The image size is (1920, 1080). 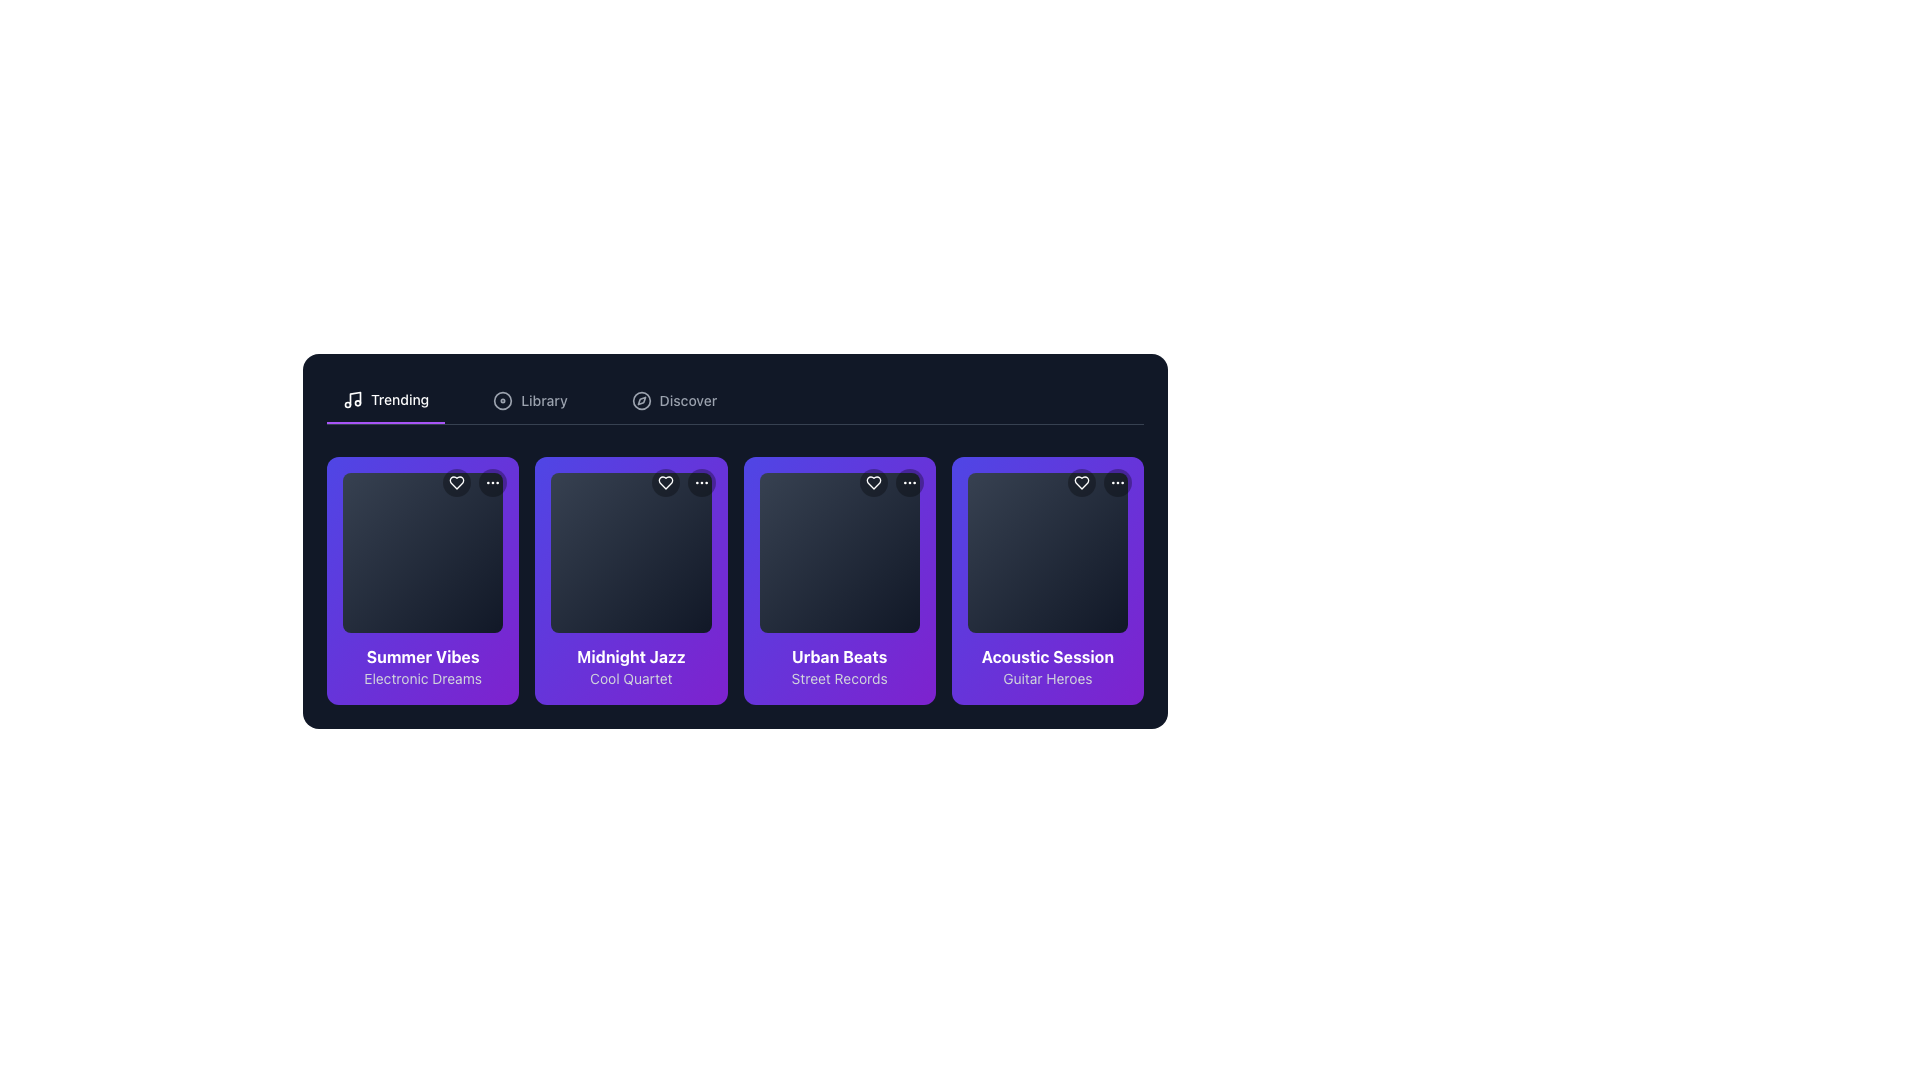 What do you see at coordinates (422, 581) in the screenshot?
I see `the first selectable card in the grid layout` at bounding box center [422, 581].